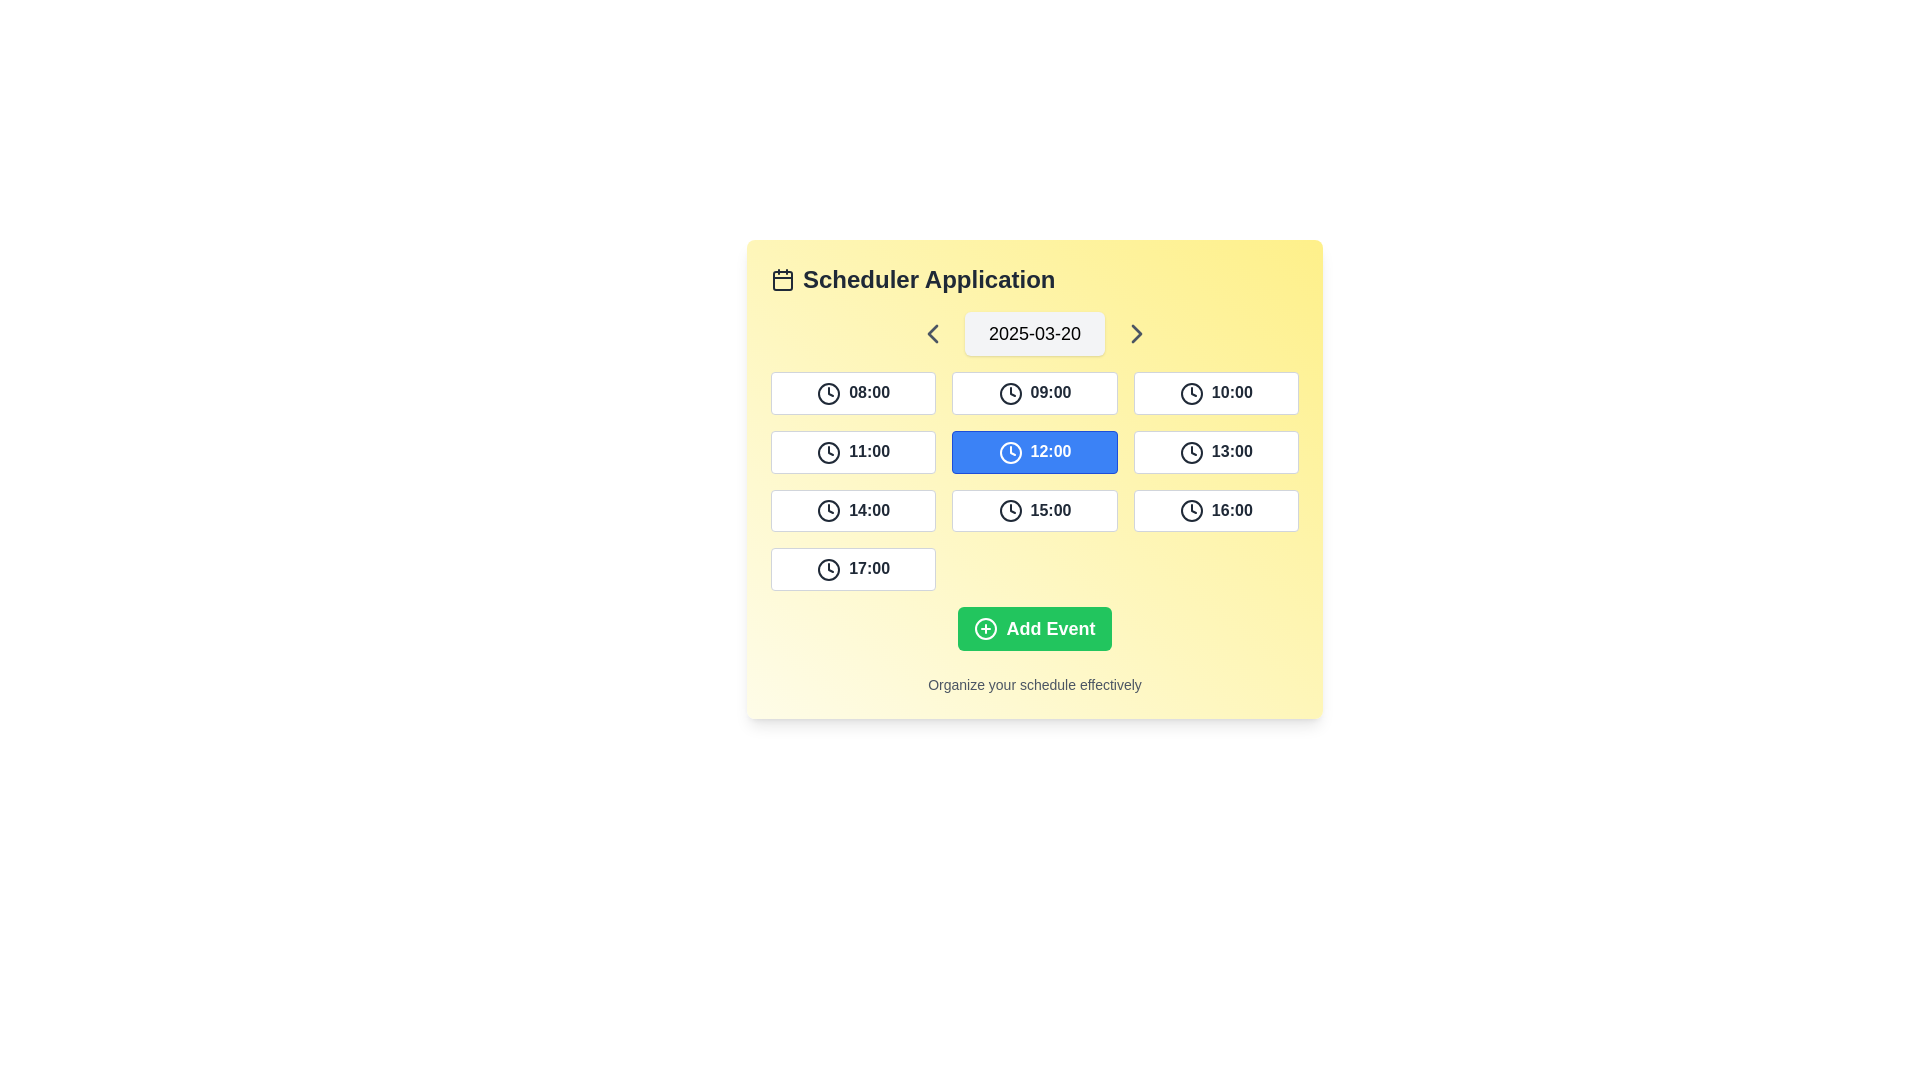 This screenshot has width=1920, height=1080. Describe the element at coordinates (1010, 452) in the screenshot. I see `the clock icon located on the left side of the button labeled '12:00' in the time slot grid, which serves as a visual aid to indicate time` at that location.